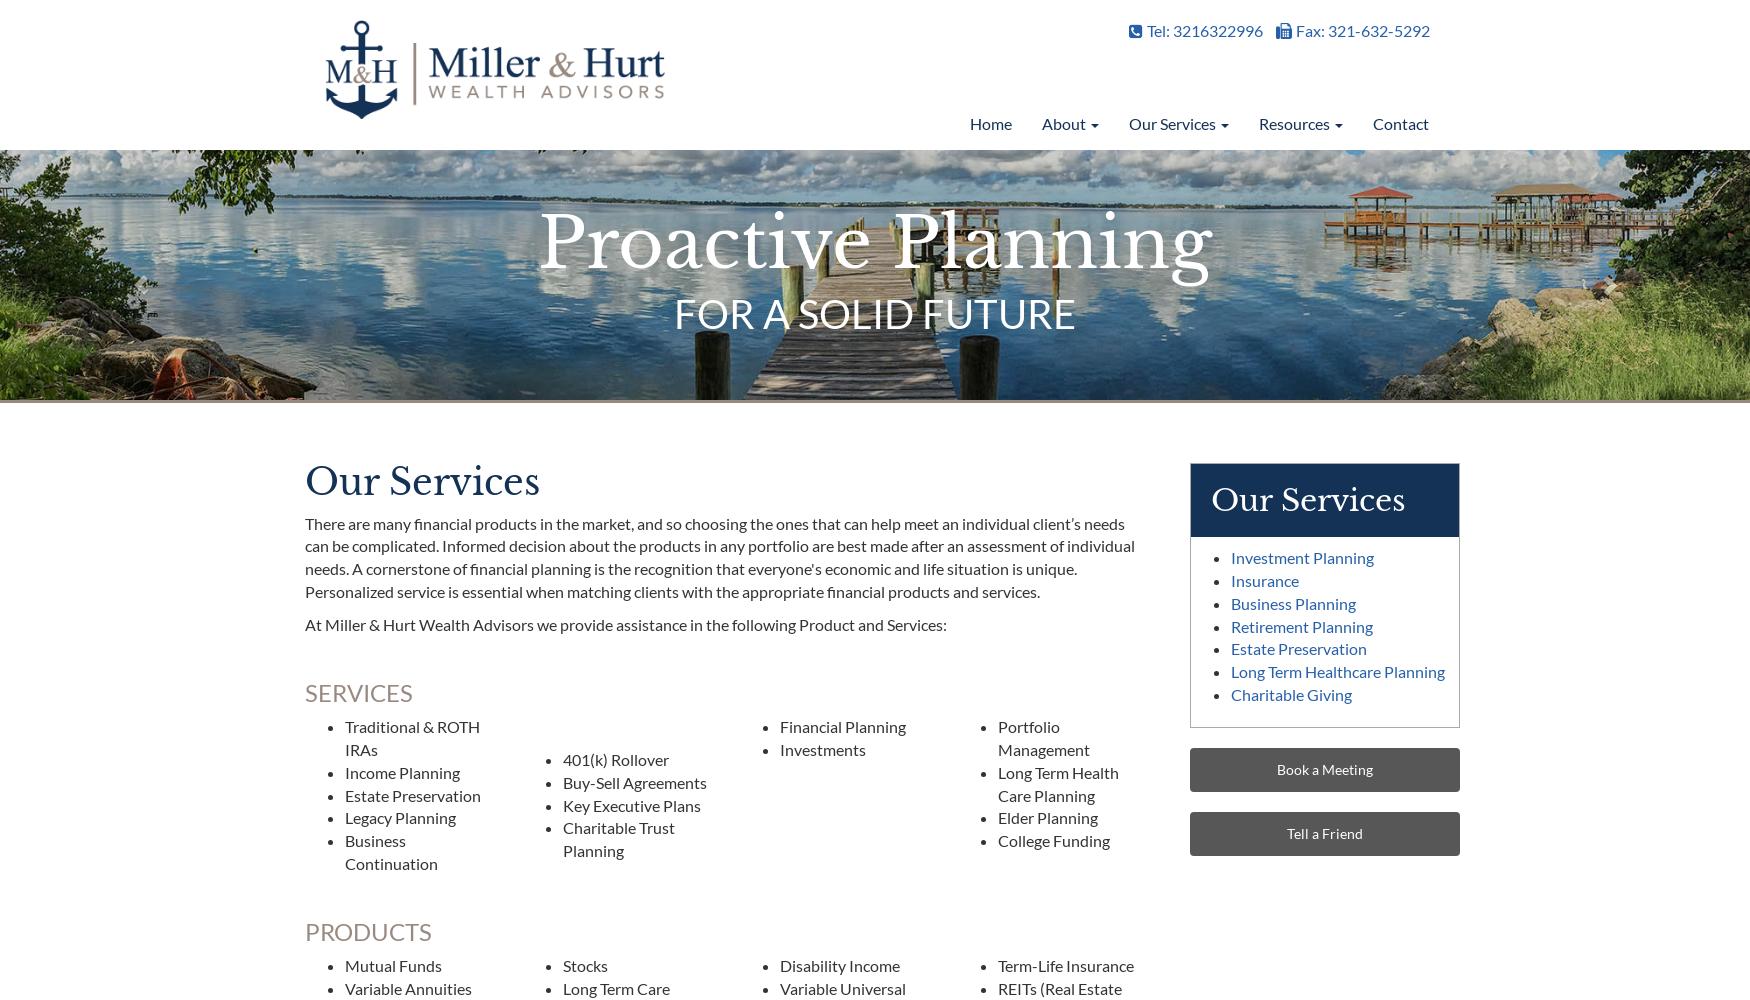 This screenshot has height=1000, width=1750. Describe the element at coordinates (1042, 736) in the screenshot. I see `'Portfolio Management'` at that location.